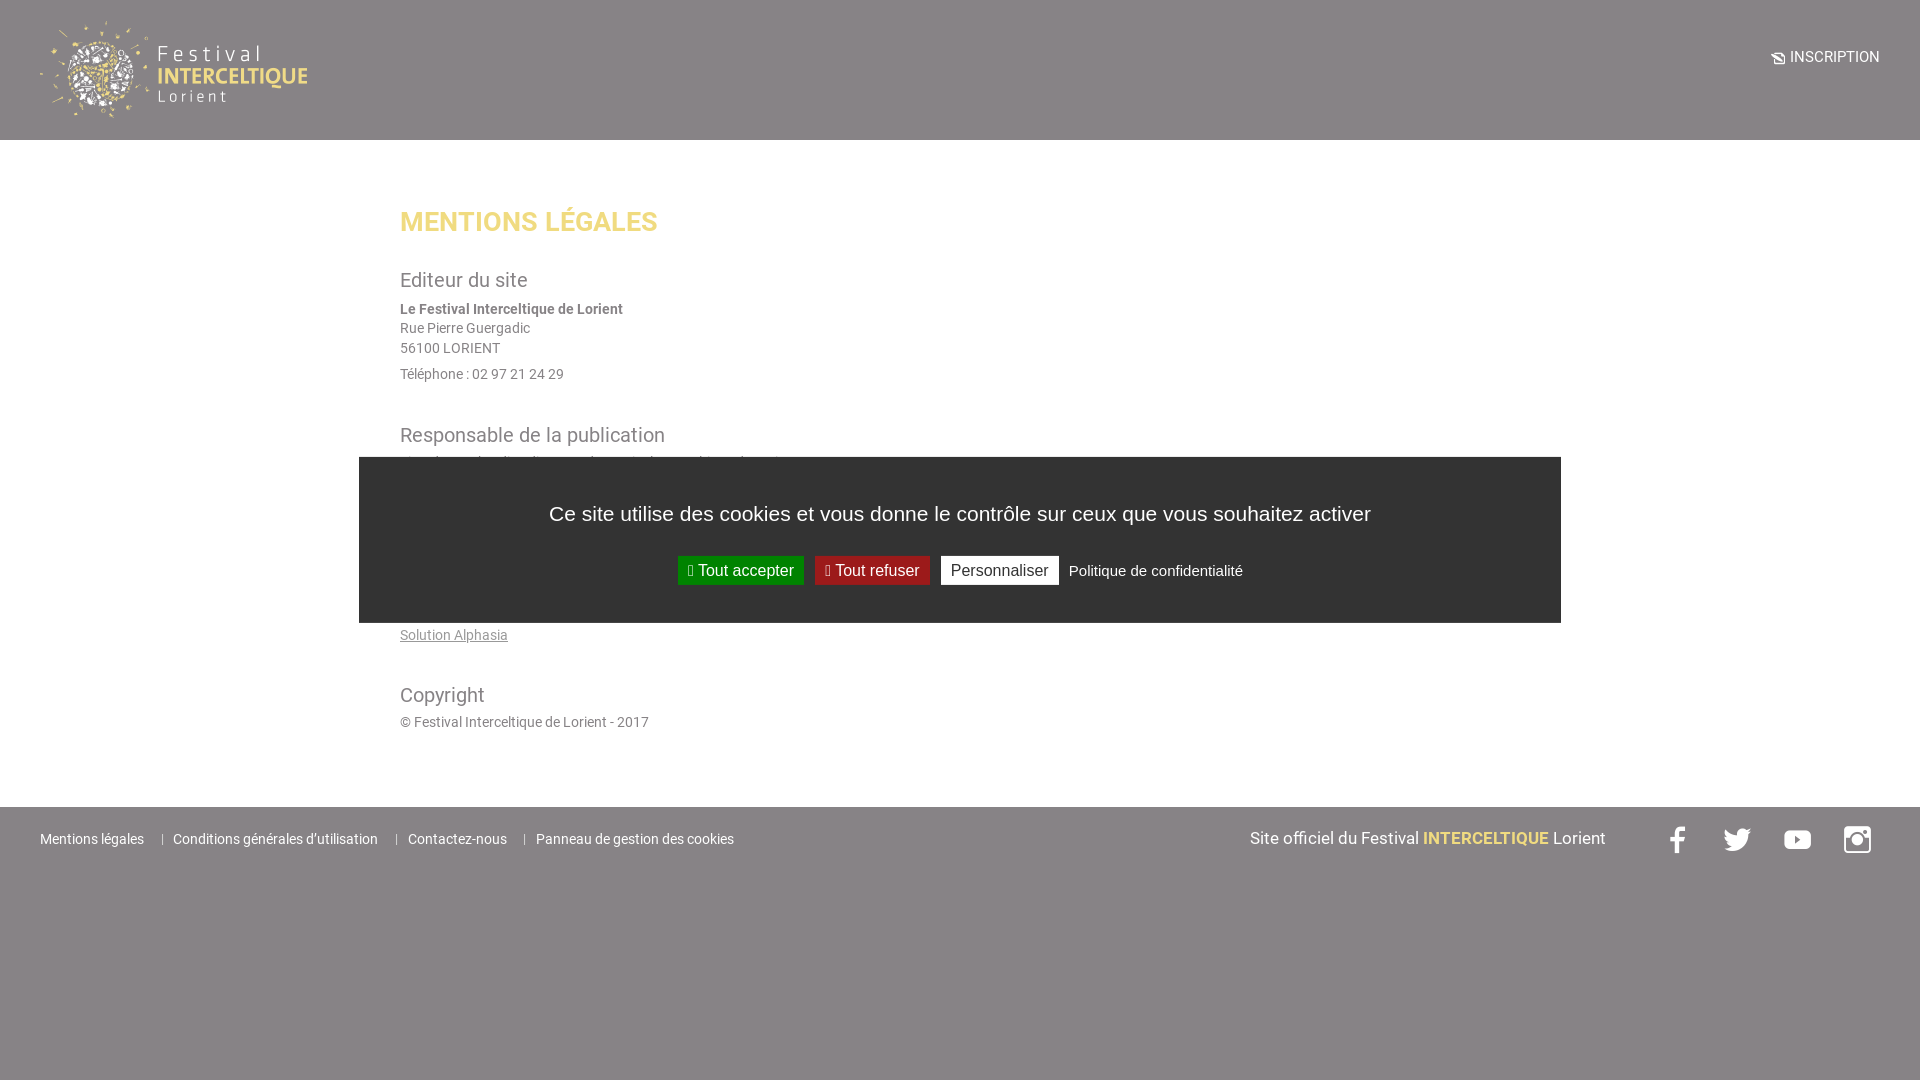 The height and width of the screenshot is (1080, 1920). What do you see at coordinates (407, 839) in the screenshot?
I see `'Contactez-nous'` at bounding box center [407, 839].